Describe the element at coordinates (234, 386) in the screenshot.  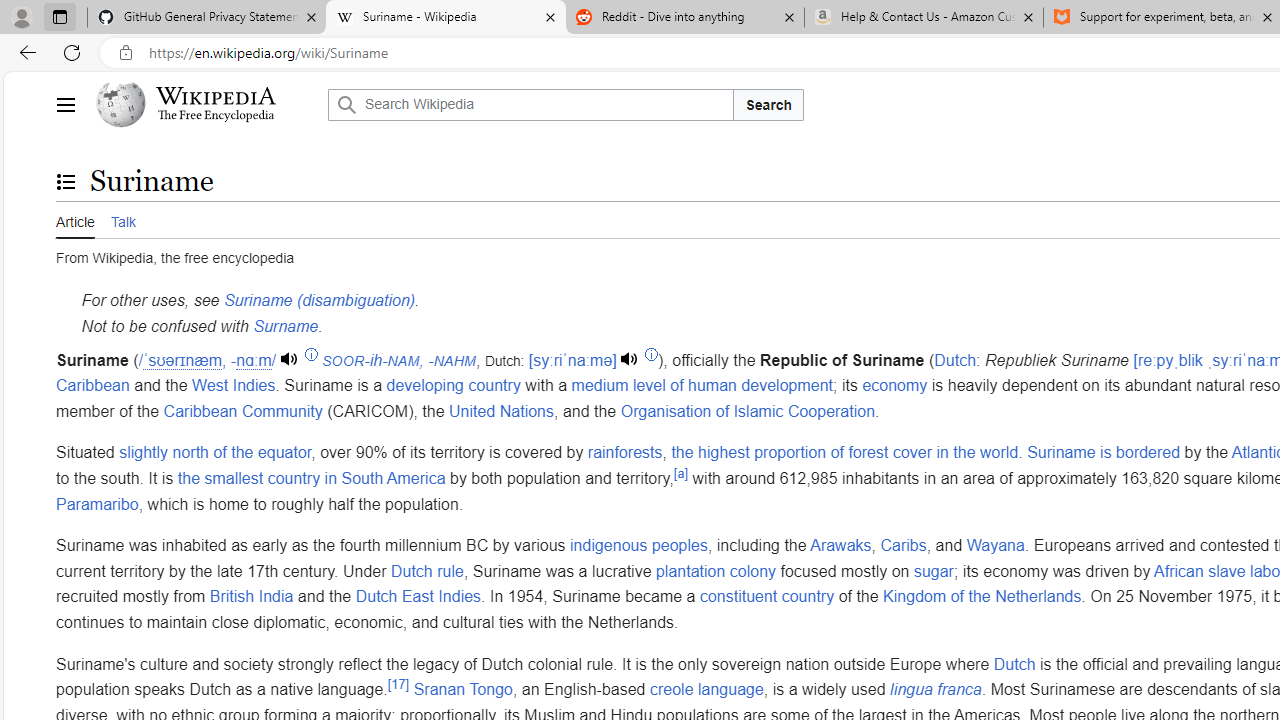
I see `'West Indies'` at that location.